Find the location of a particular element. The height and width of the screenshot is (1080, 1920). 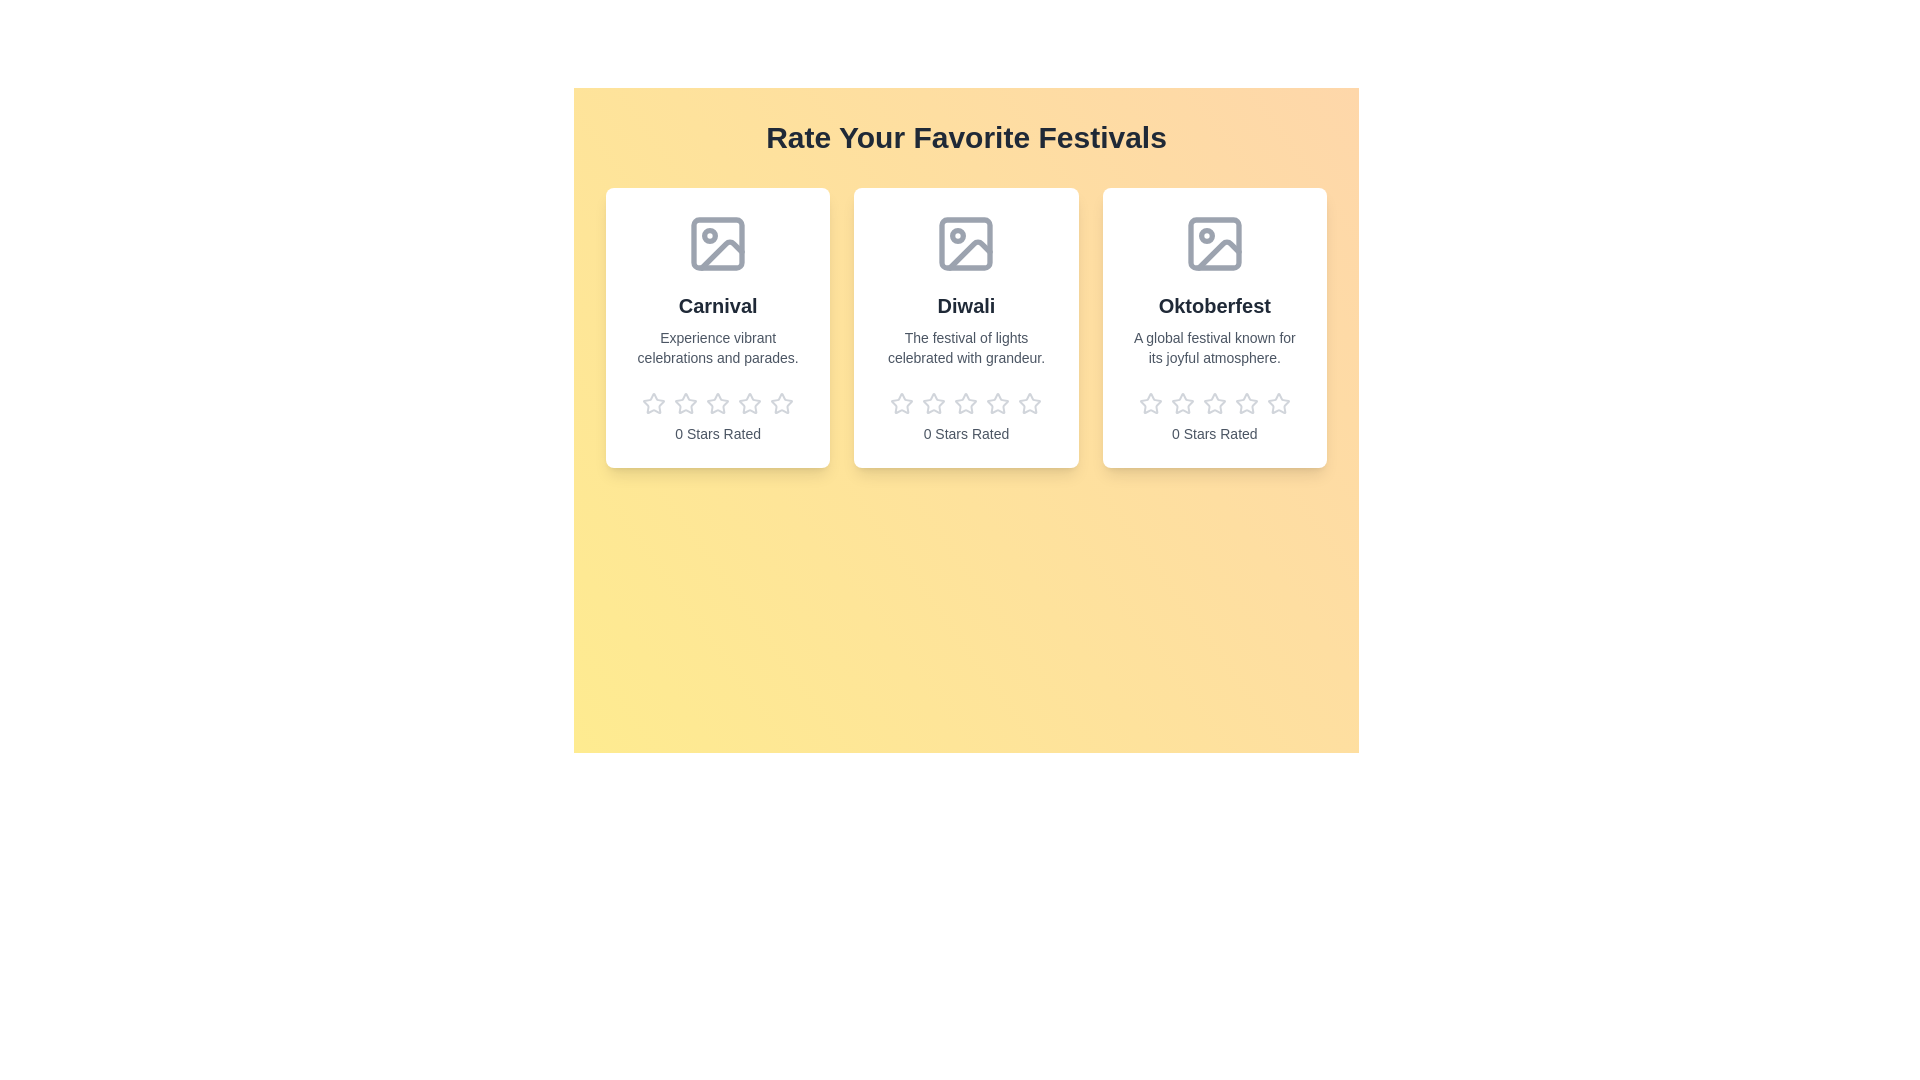

the festival card to view its title and description is located at coordinates (718, 326).